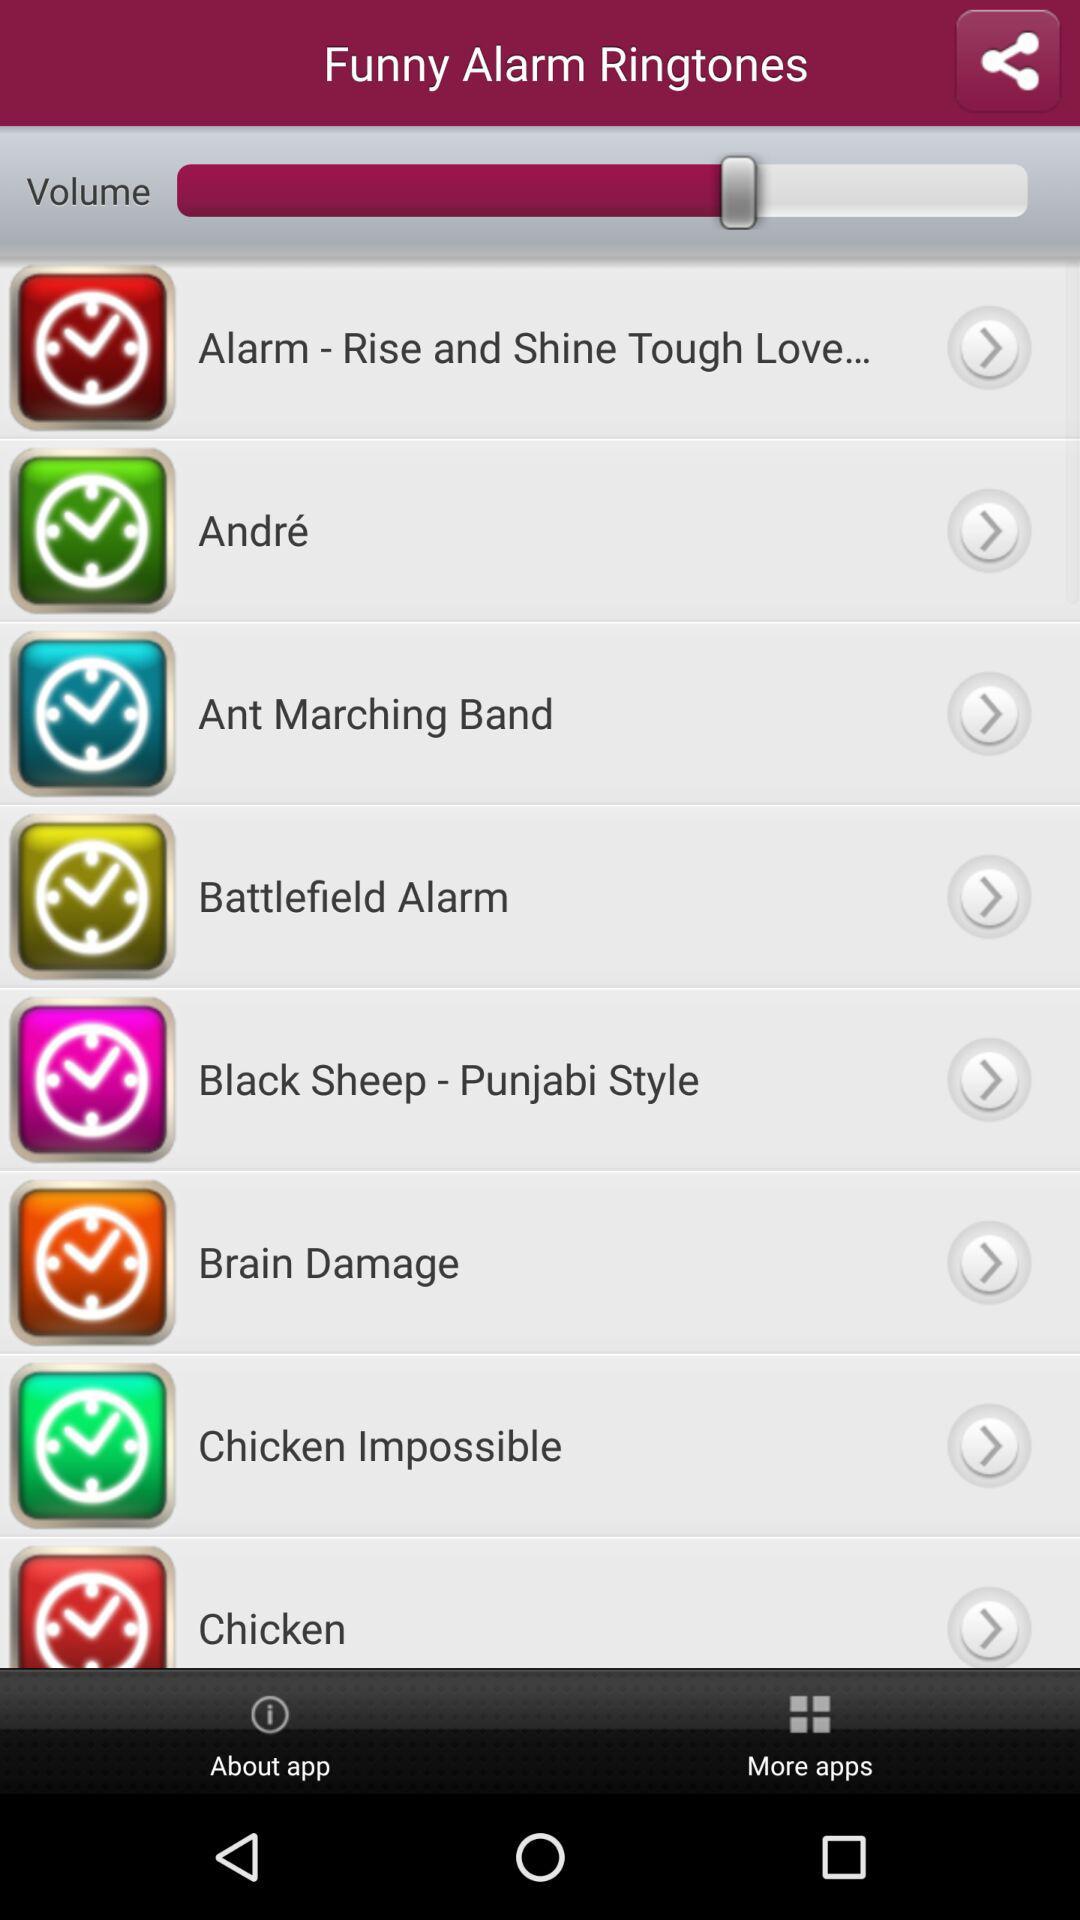  Describe the element at coordinates (987, 894) in the screenshot. I see `alarm` at that location.